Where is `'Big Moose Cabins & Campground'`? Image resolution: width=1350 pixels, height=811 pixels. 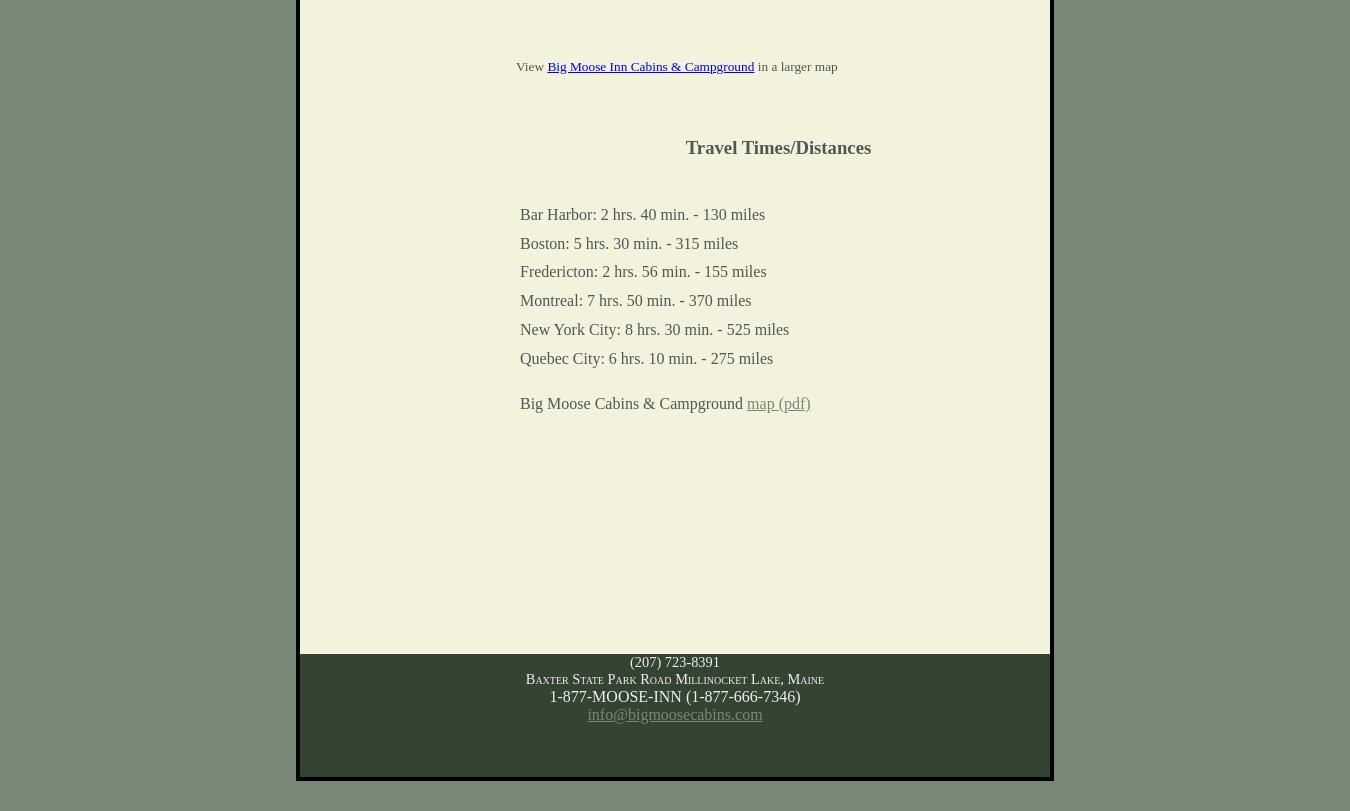
'Big Moose Cabins & Campground' is located at coordinates (633, 402).